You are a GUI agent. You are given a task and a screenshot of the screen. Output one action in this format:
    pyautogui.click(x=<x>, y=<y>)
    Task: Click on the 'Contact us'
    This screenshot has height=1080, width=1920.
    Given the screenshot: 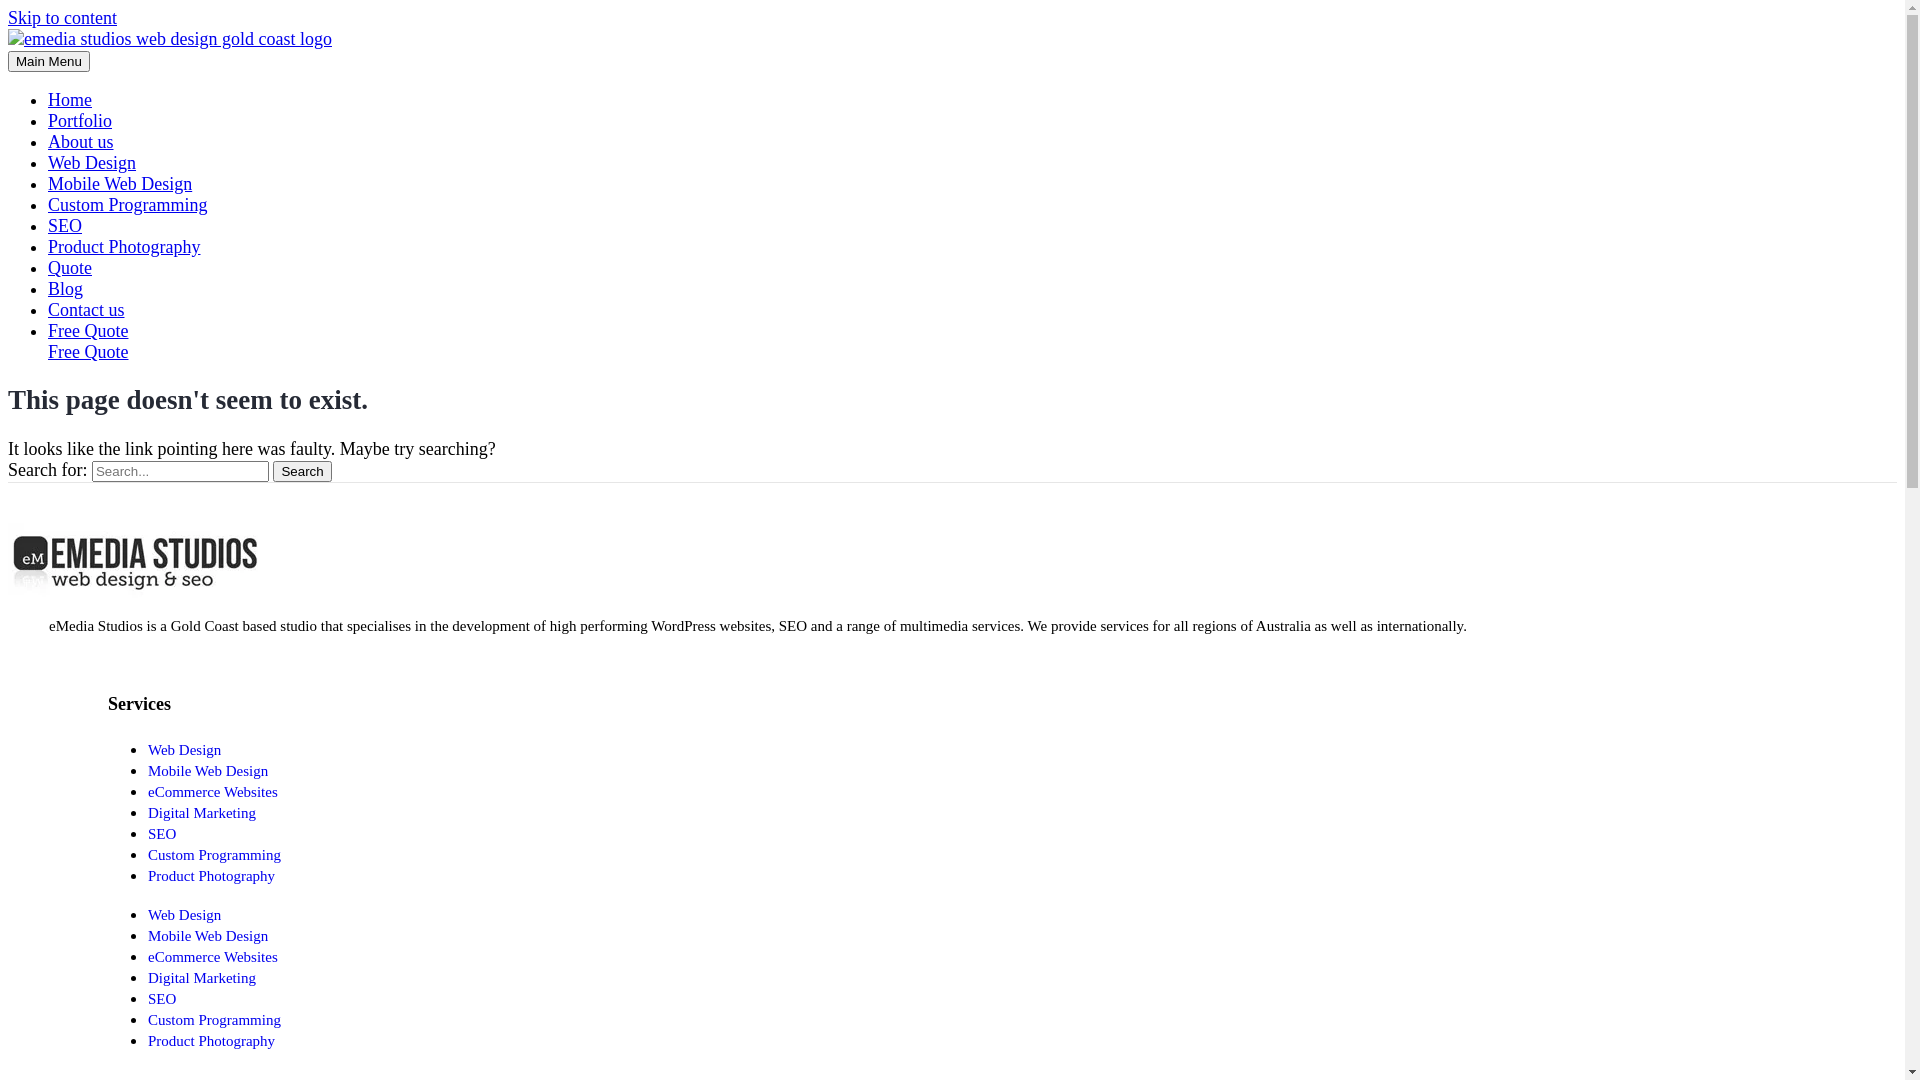 What is the action you would take?
    pyautogui.click(x=85, y=309)
    